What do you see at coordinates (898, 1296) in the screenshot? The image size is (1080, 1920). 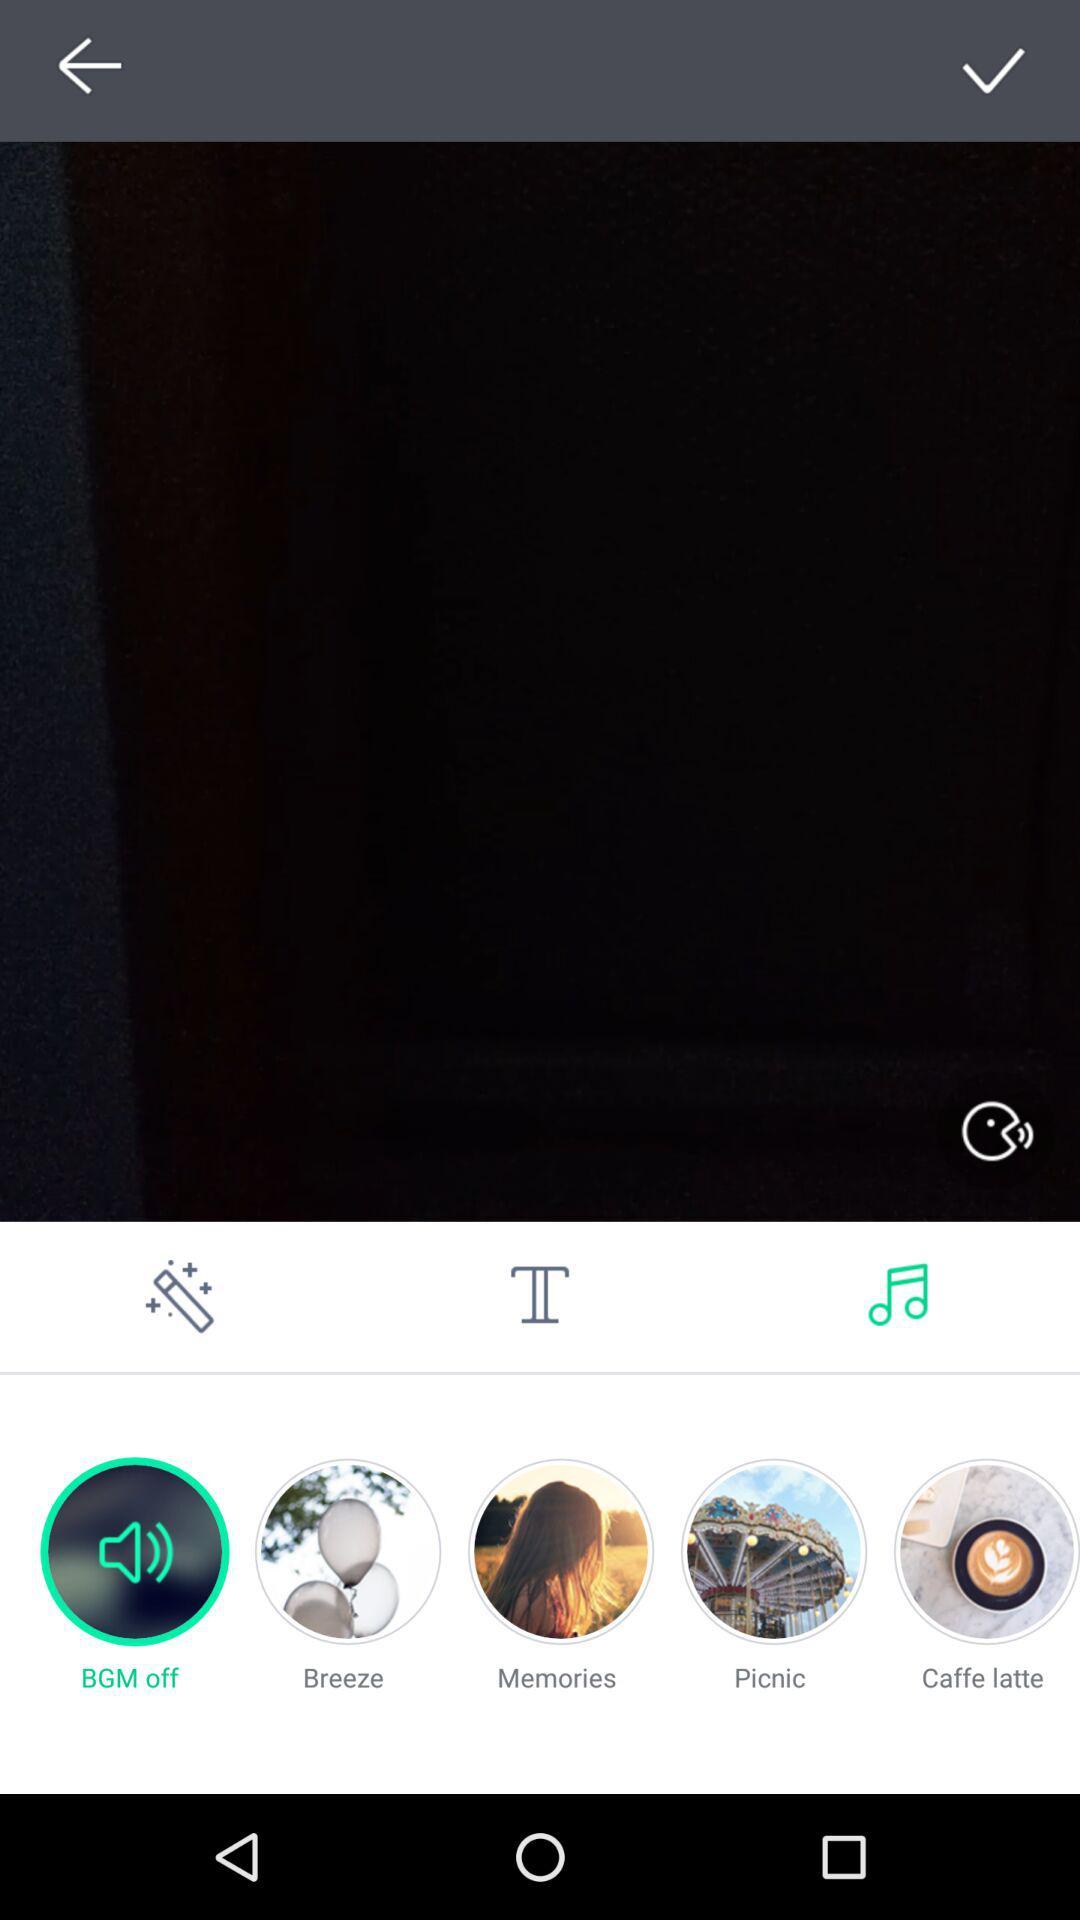 I see `switch to music button` at bounding box center [898, 1296].